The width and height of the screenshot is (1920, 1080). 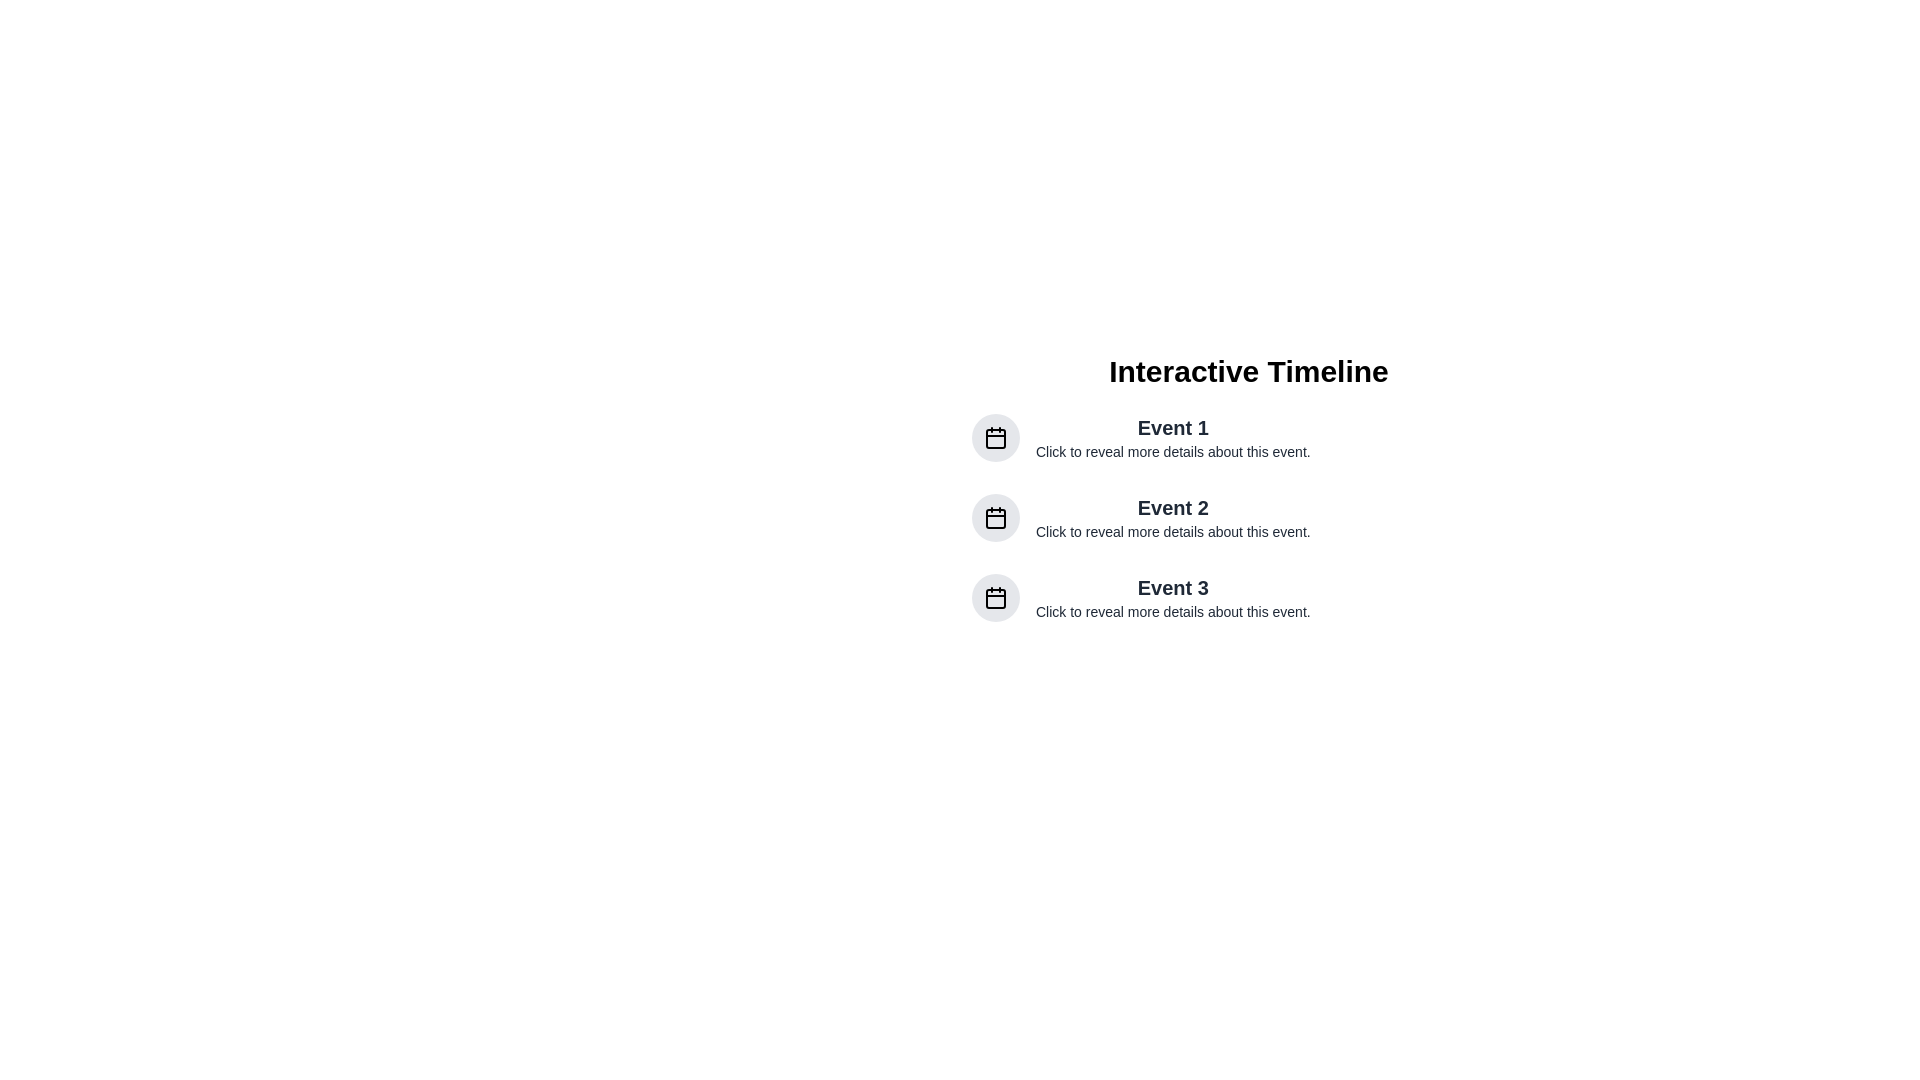 I want to click on the second list item in the 'Interactive Timeline' labeled 'Event 2', so click(x=1247, y=516).